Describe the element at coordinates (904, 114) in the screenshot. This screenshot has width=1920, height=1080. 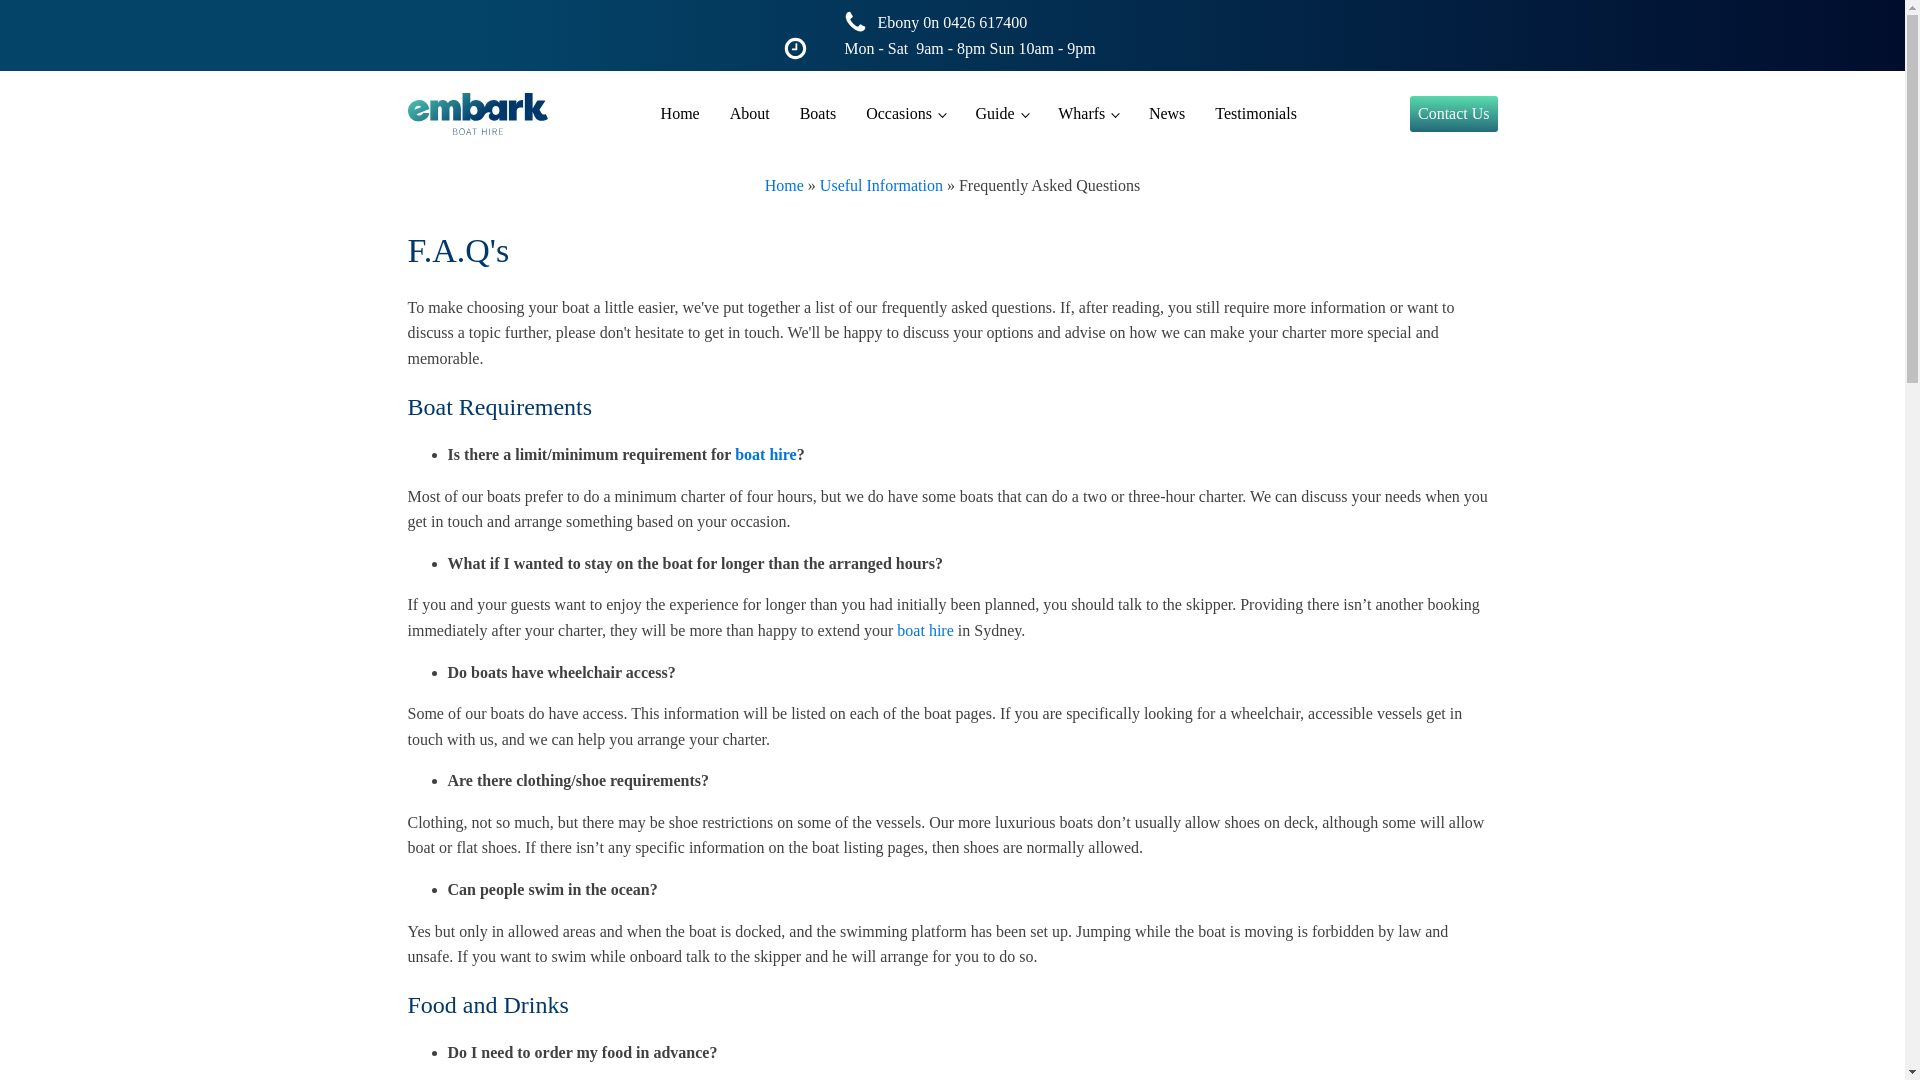
I see `'Occasions'` at that location.